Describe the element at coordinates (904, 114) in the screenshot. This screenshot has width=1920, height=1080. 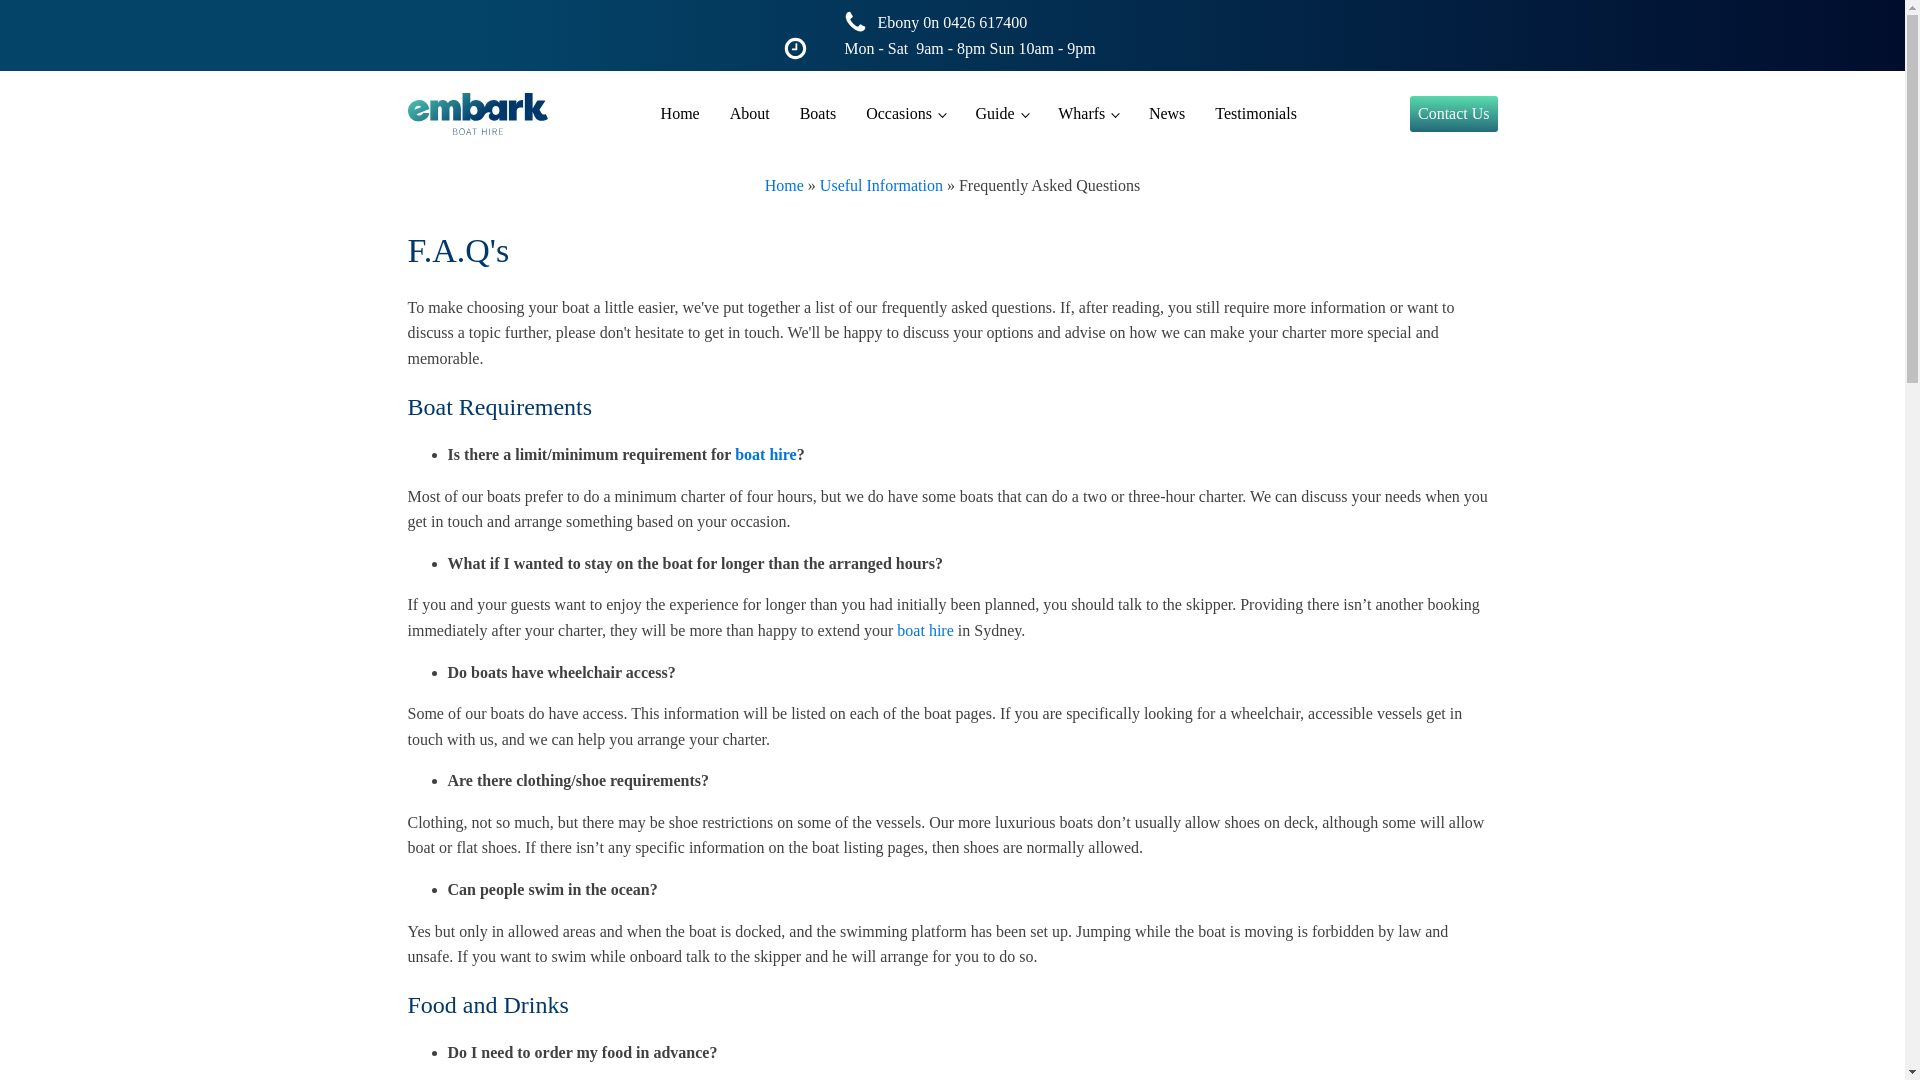
I see `'Occasions'` at that location.